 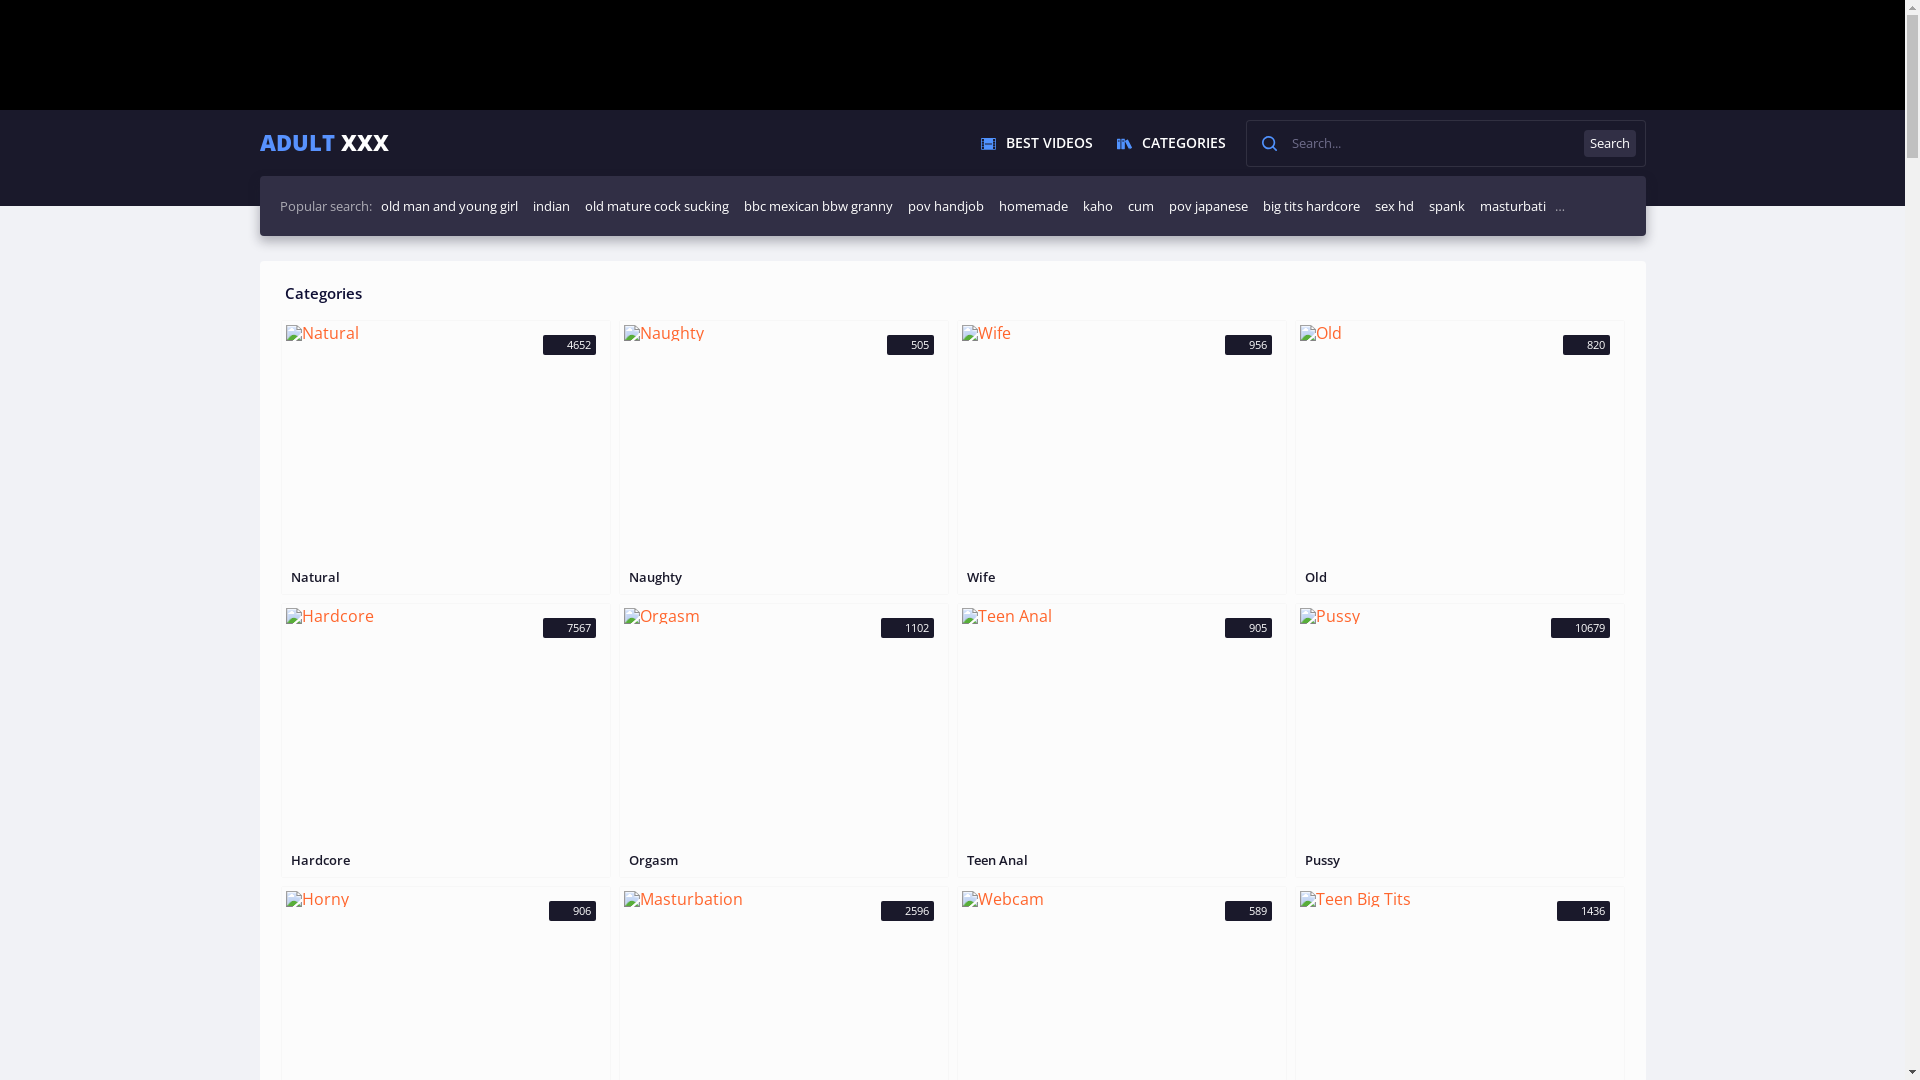 I want to click on 'homemade', so click(x=1032, y=205).